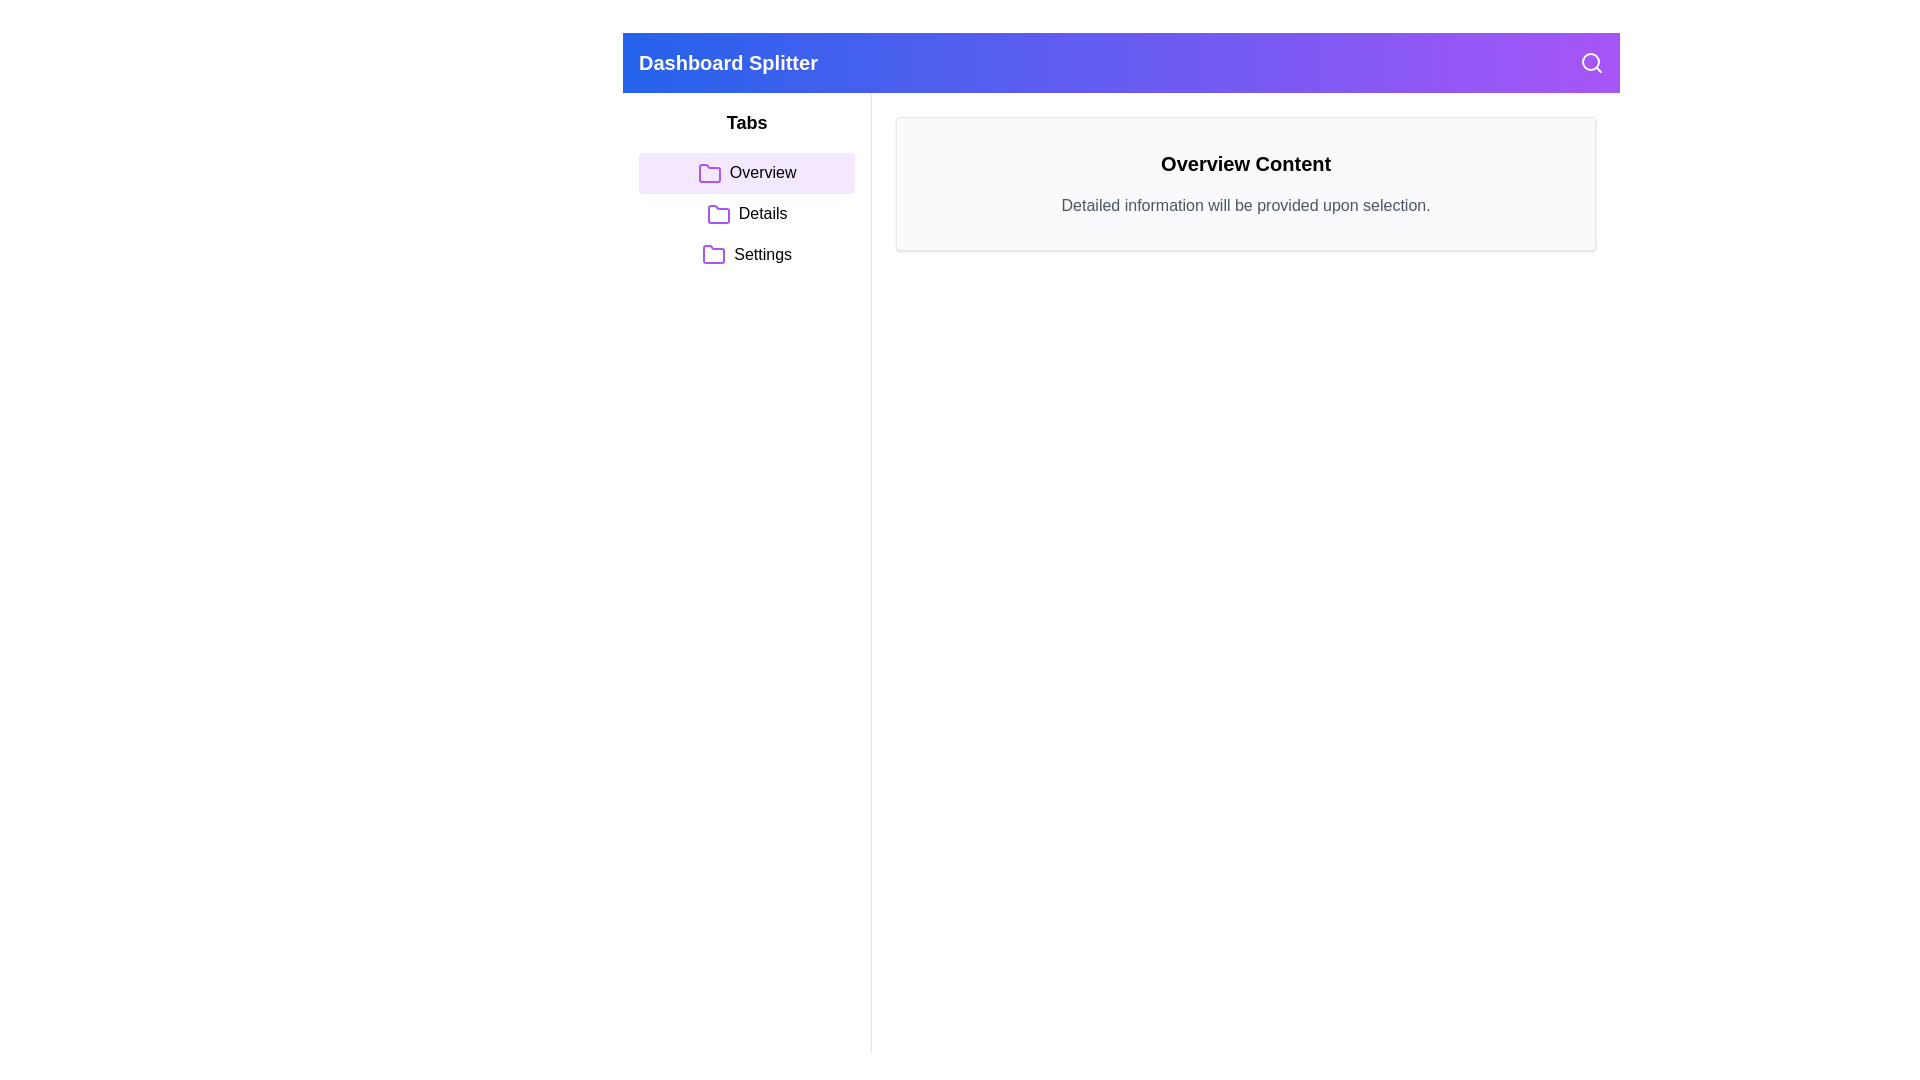 The height and width of the screenshot is (1080, 1920). What do you see at coordinates (709, 172) in the screenshot?
I see `the purple folder icon located to the left of the 'Overview' text label in the sidebar menu` at bounding box center [709, 172].